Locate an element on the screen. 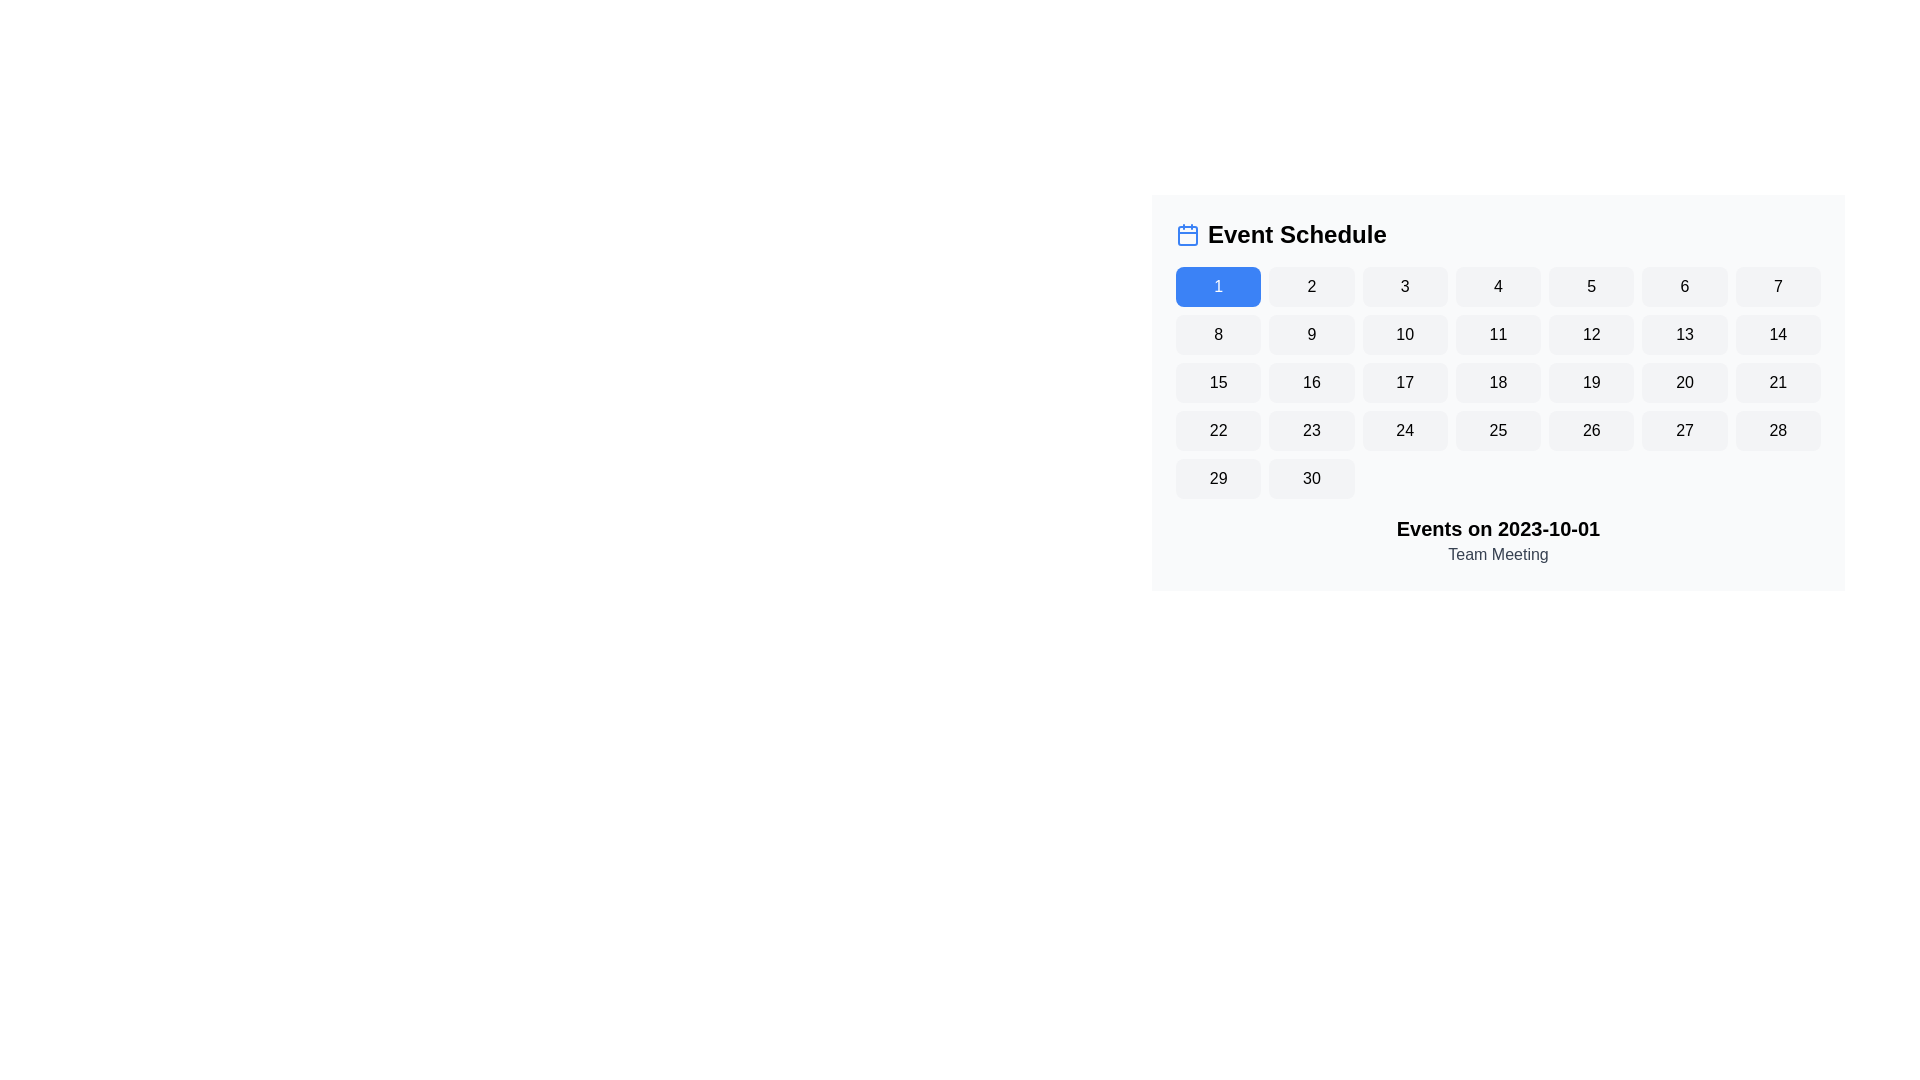 The width and height of the screenshot is (1920, 1080). the button representing the date '10' in the calendar view is located at coordinates (1404, 334).